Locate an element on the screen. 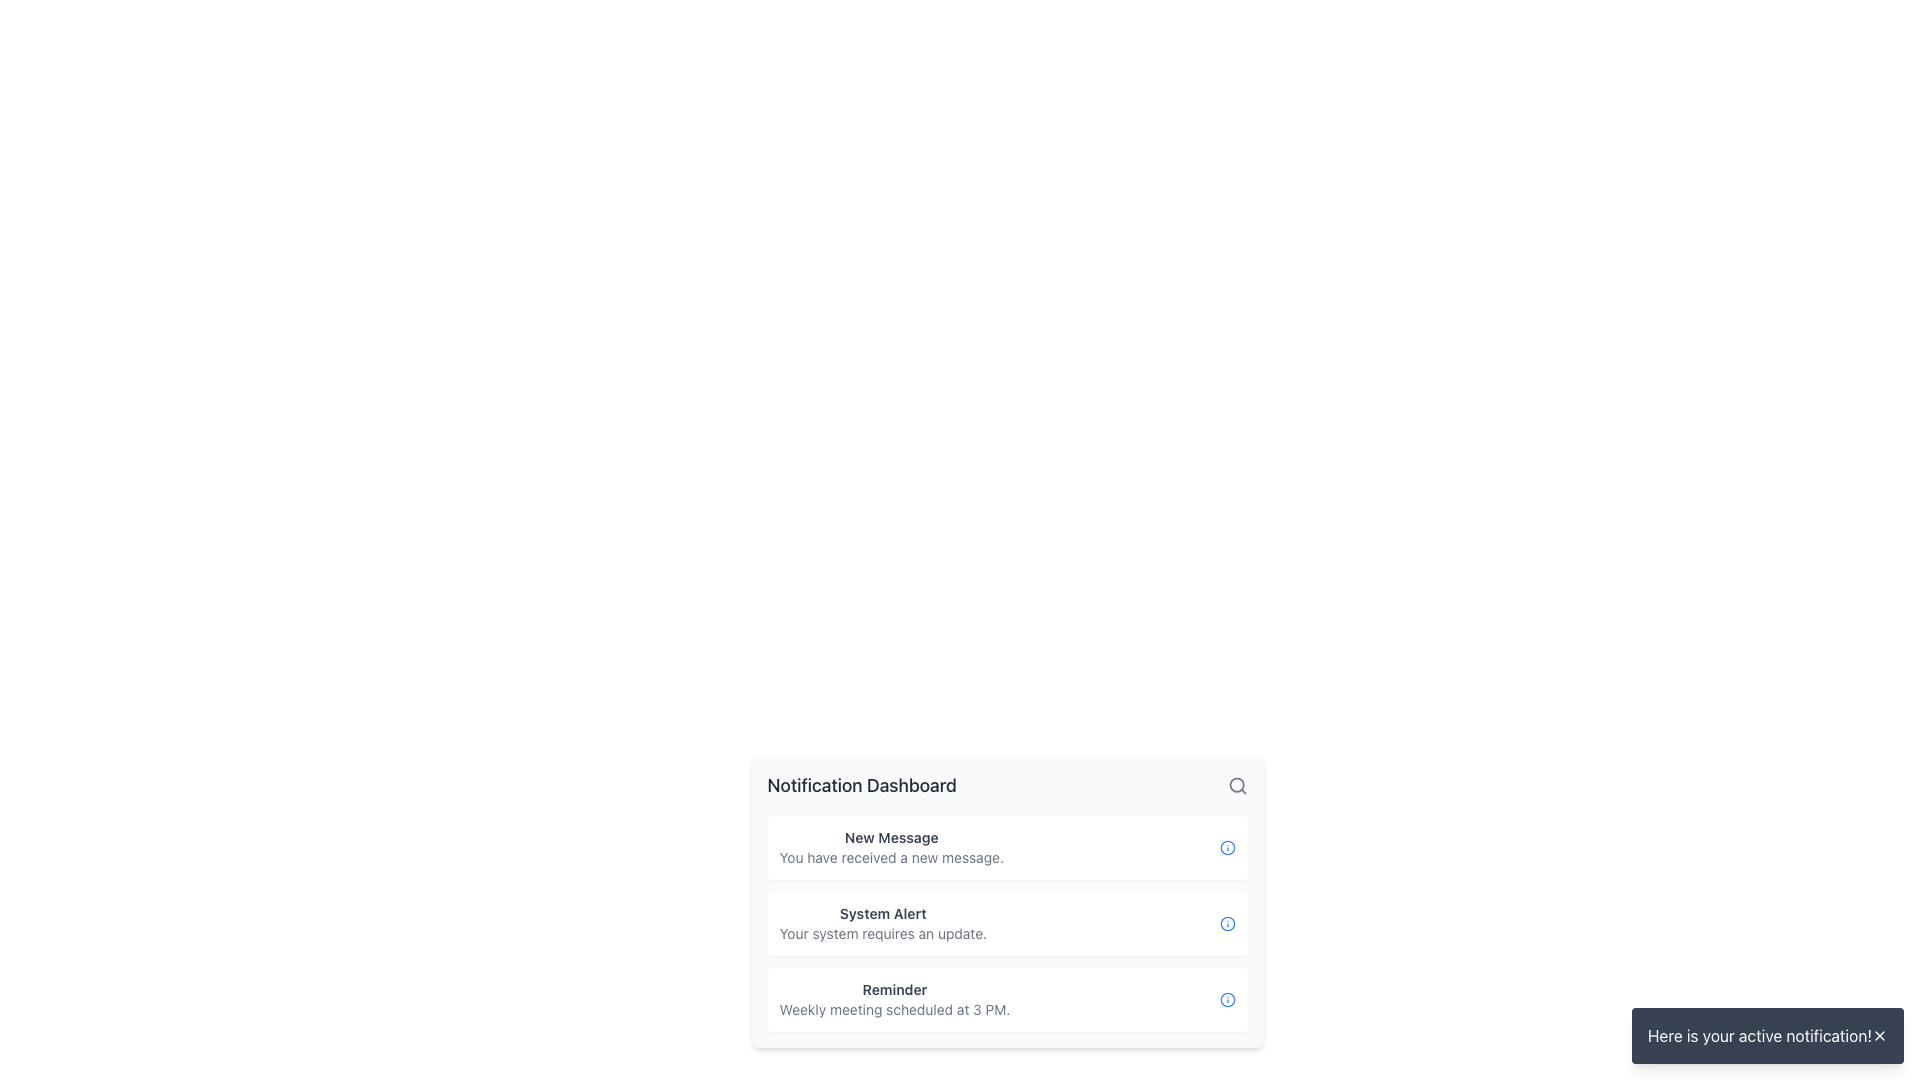  the blue circular information icon located to the right of the 'New Message' label is located at coordinates (1226, 848).